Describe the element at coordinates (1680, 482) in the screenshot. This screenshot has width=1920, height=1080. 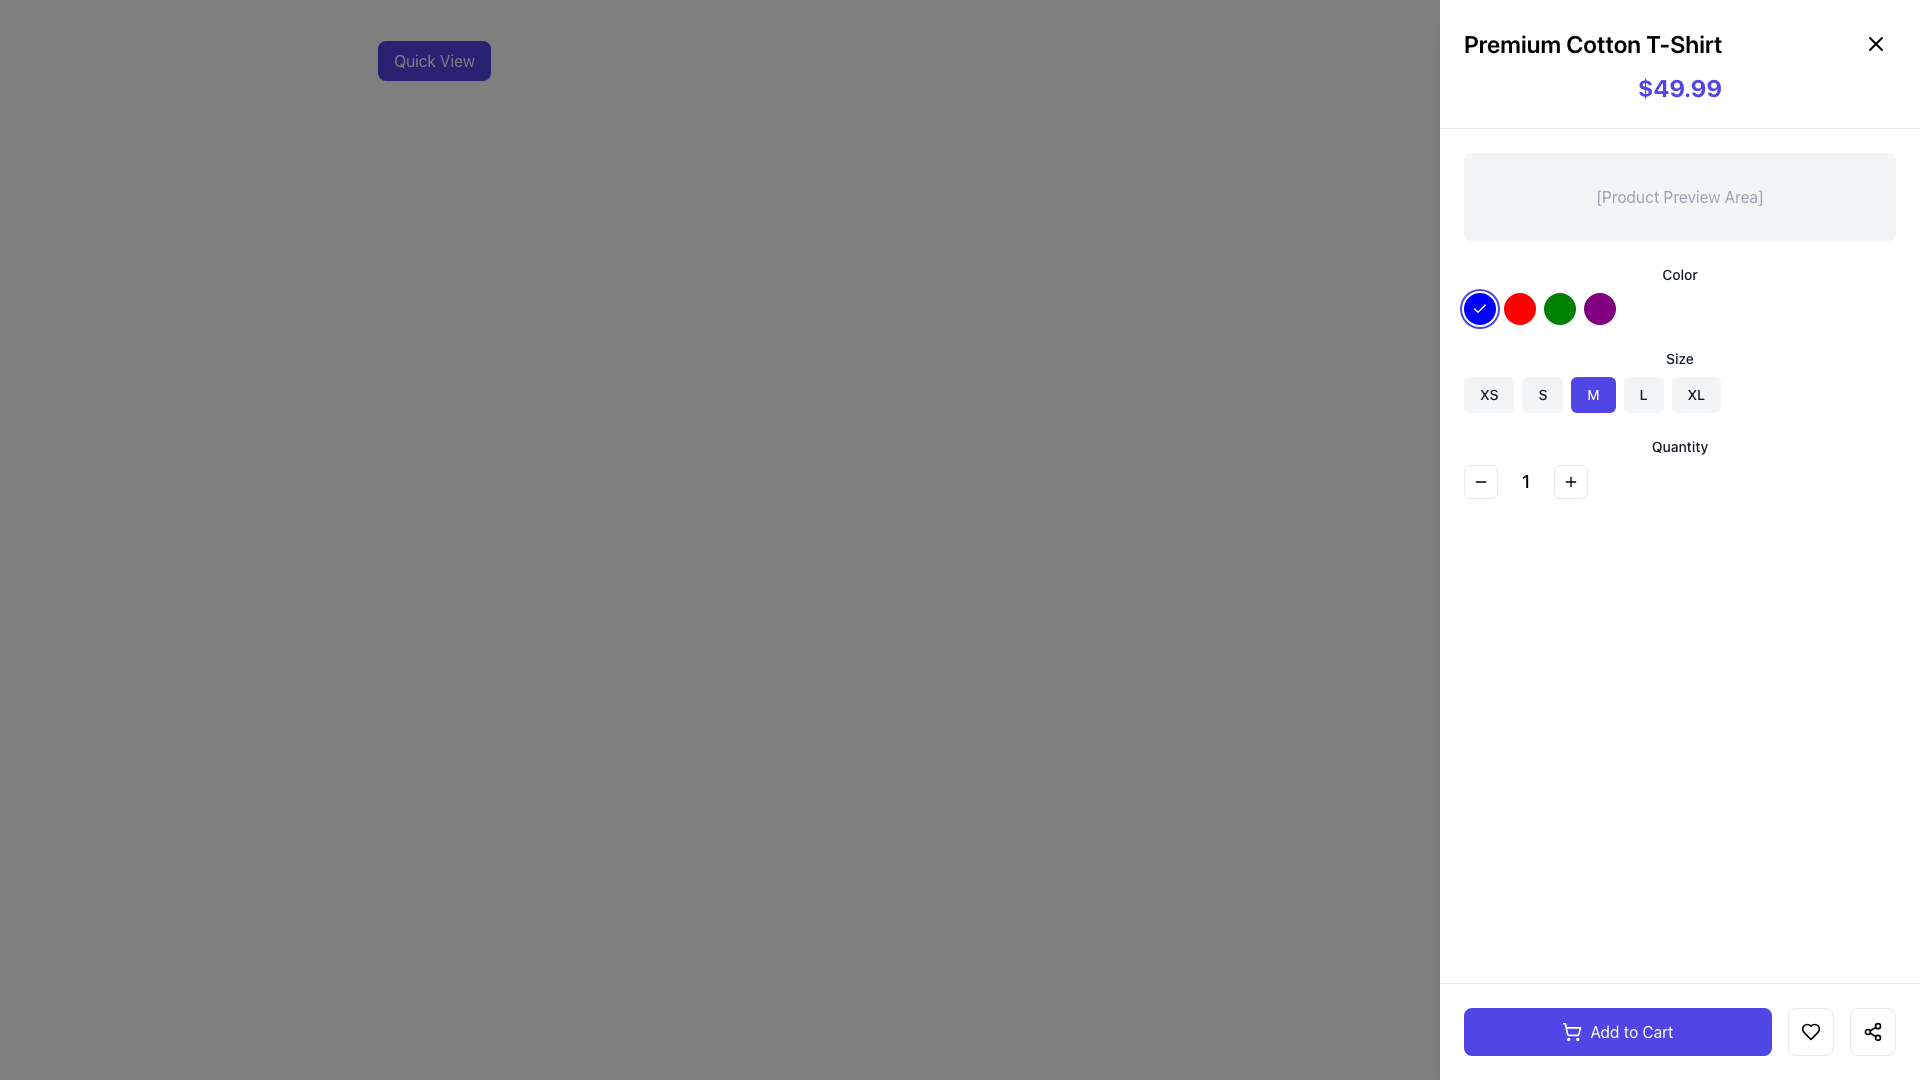
I see `the quantity control section buttons` at that location.